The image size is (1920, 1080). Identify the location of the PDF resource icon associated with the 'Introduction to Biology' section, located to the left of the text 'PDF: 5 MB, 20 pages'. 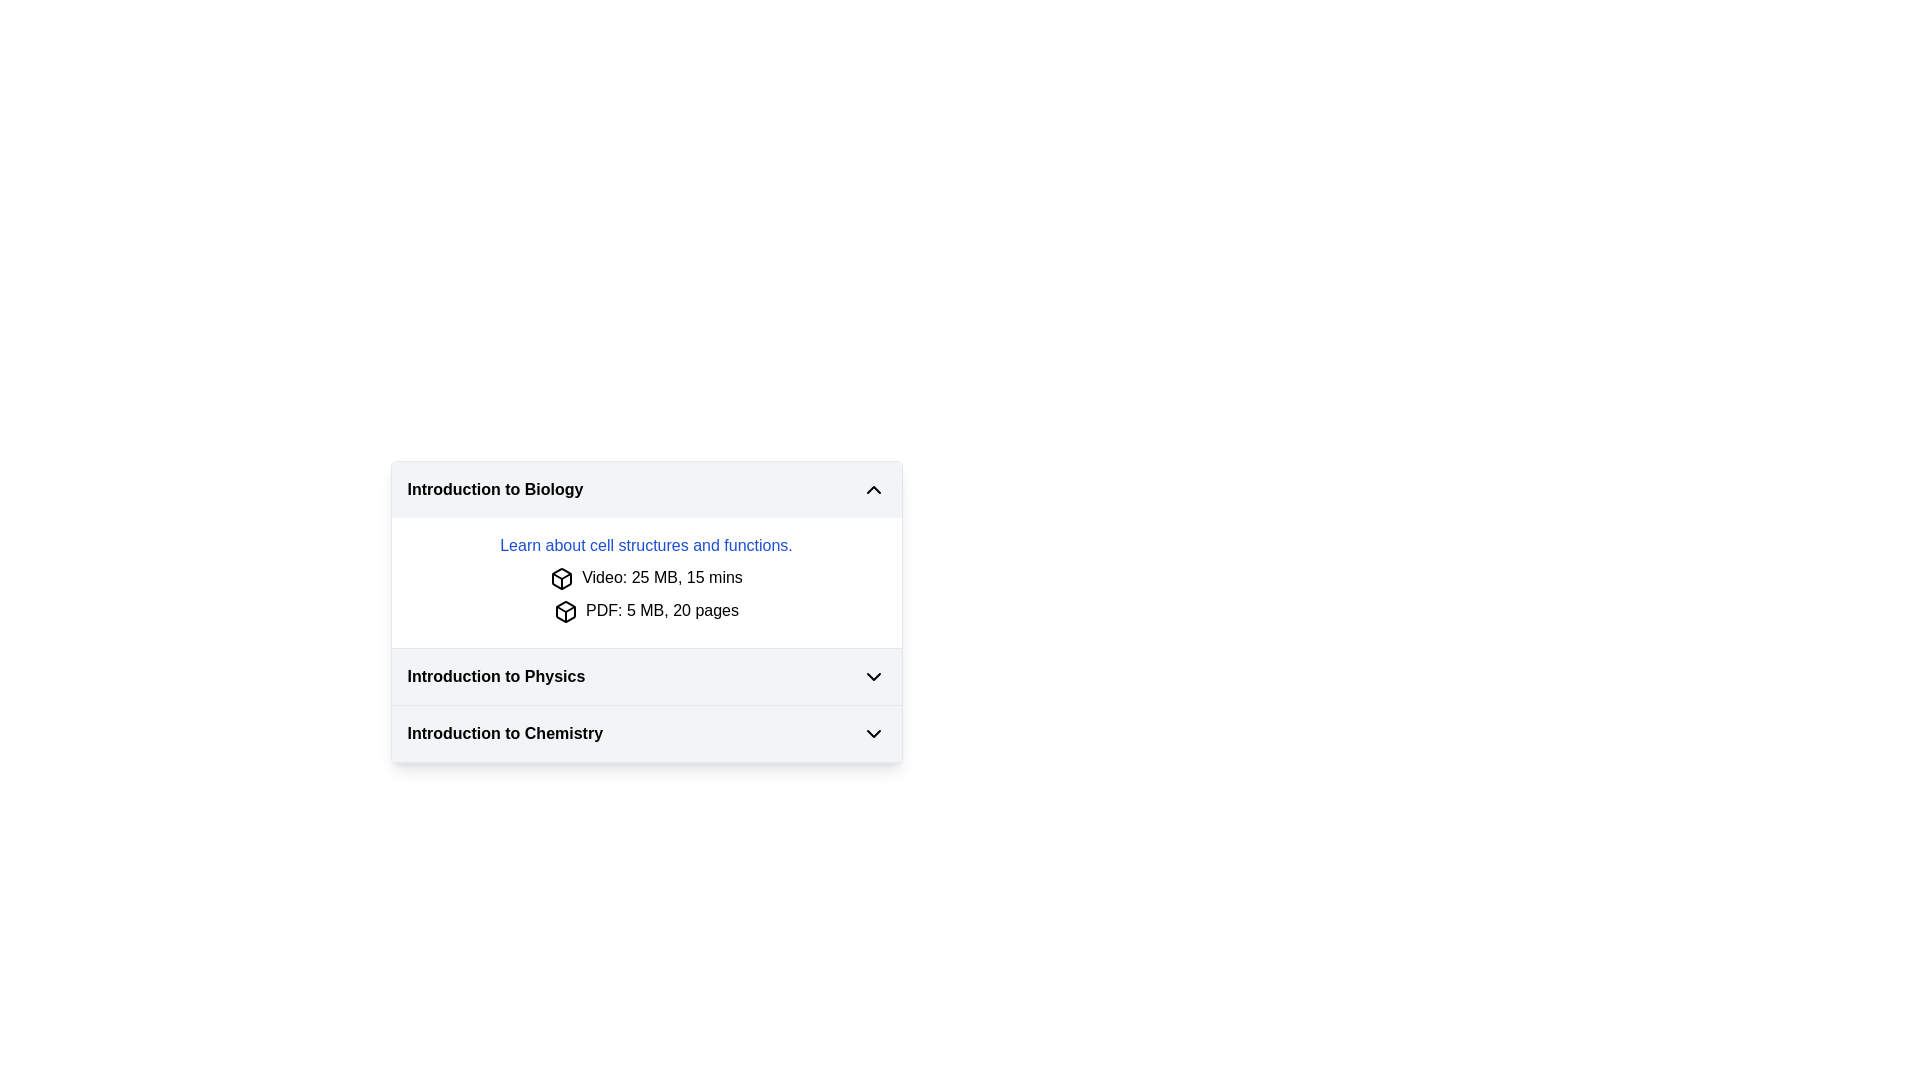
(561, 578).